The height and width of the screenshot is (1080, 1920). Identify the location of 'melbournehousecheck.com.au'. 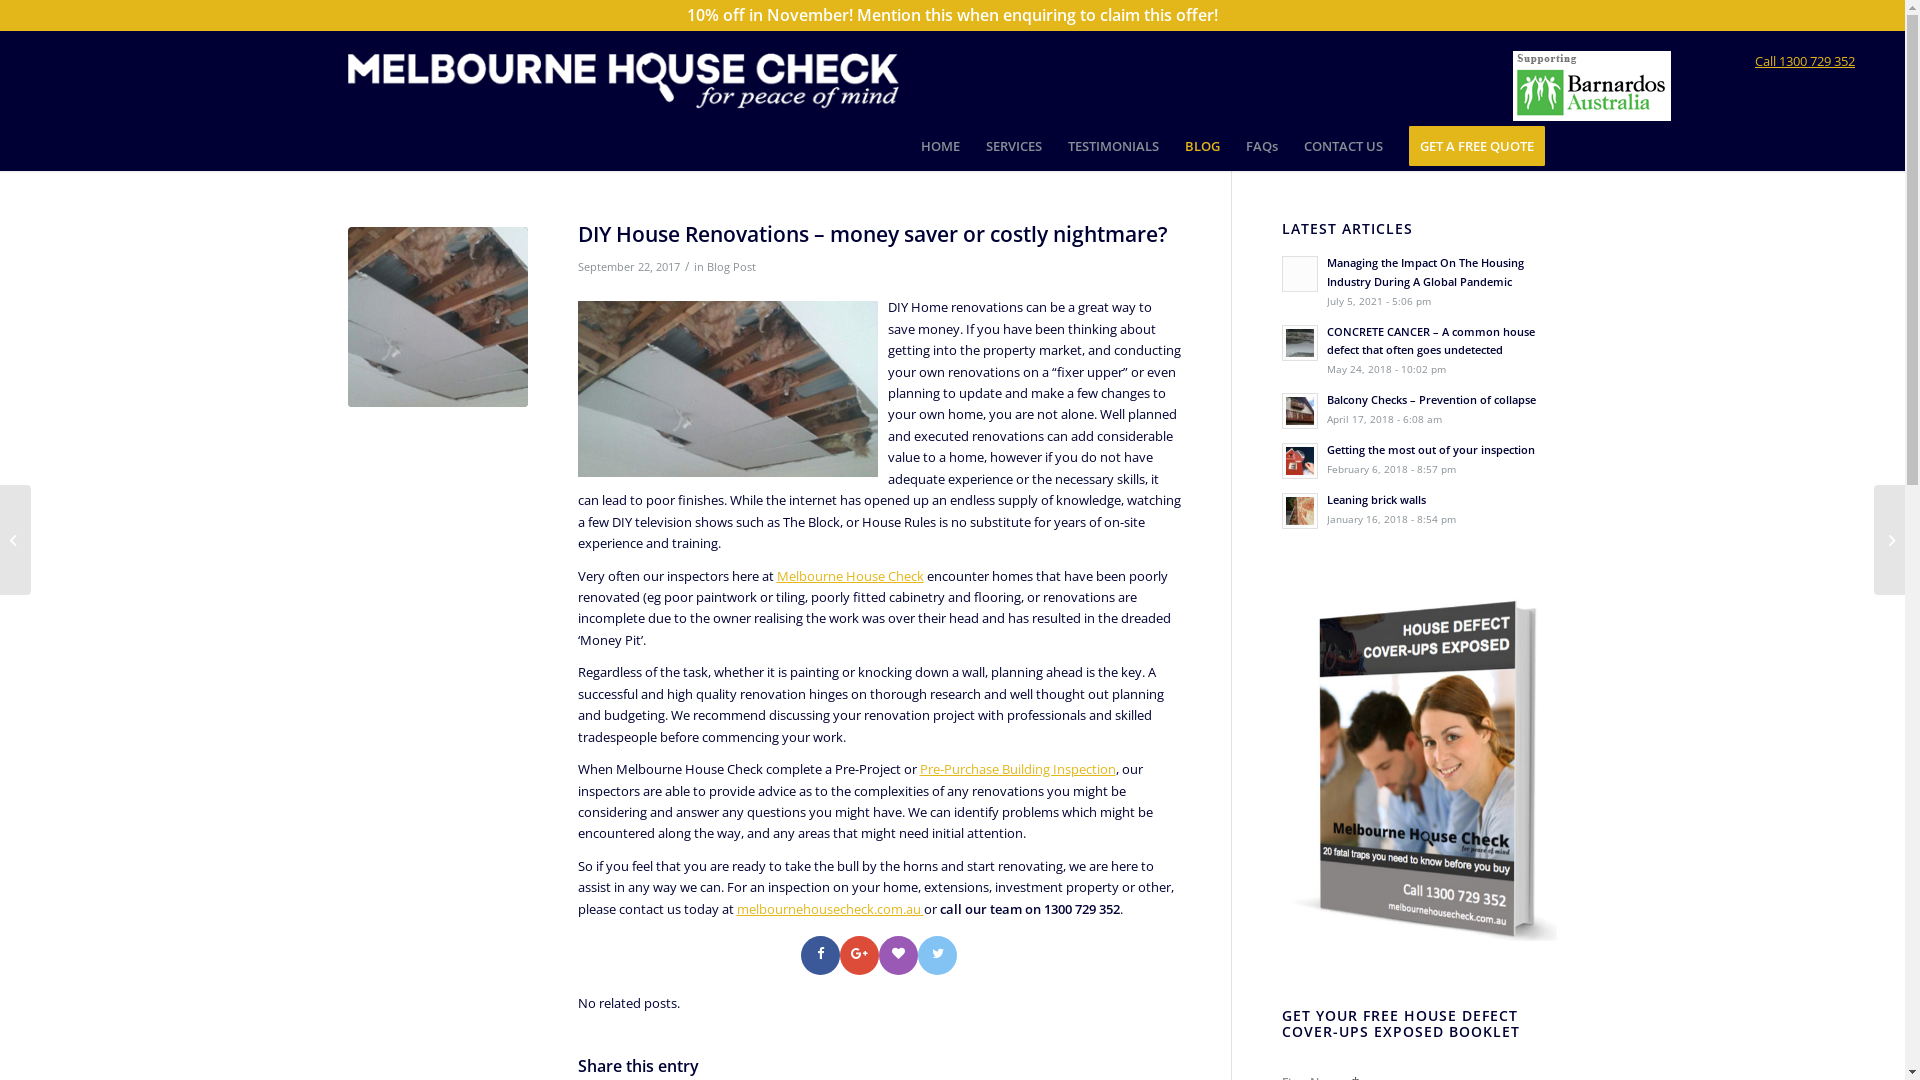
(829, 909).